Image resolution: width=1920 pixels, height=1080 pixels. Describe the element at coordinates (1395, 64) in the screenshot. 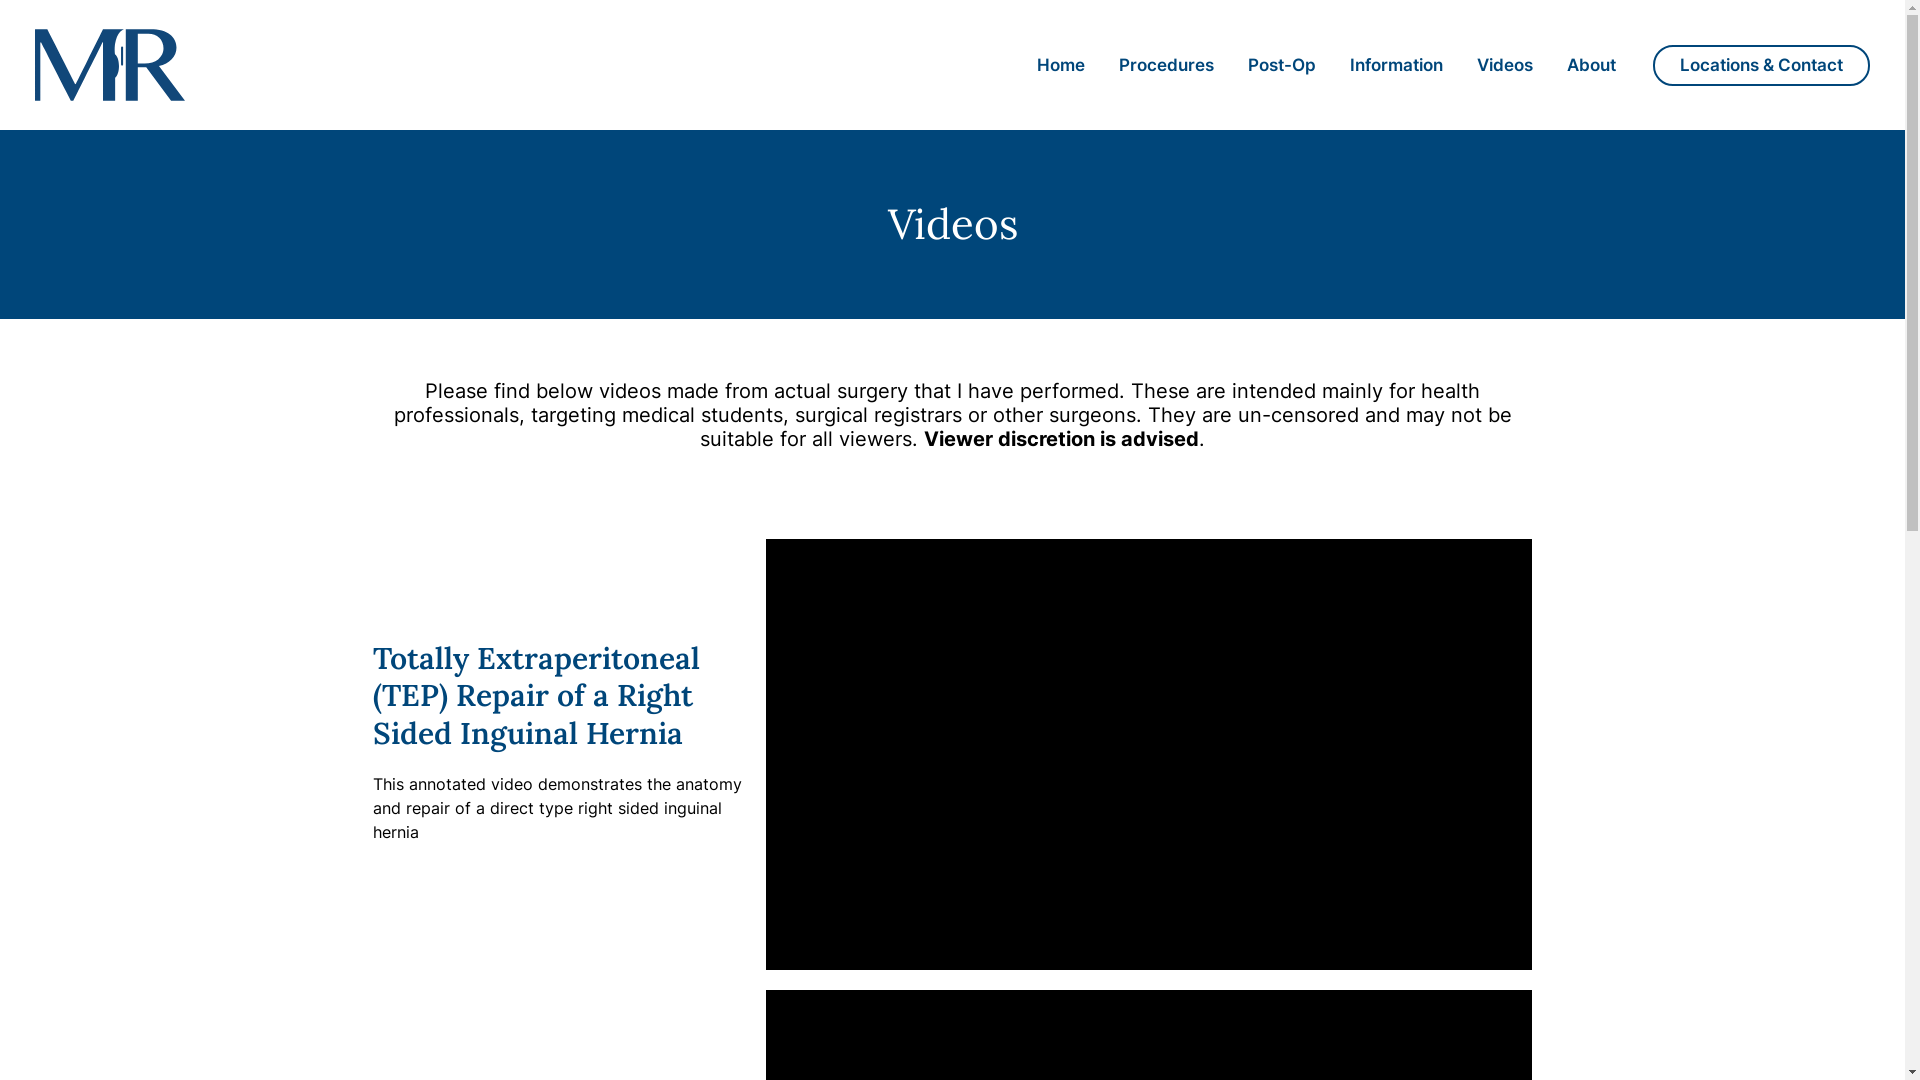

I see `'Information'` at that location.